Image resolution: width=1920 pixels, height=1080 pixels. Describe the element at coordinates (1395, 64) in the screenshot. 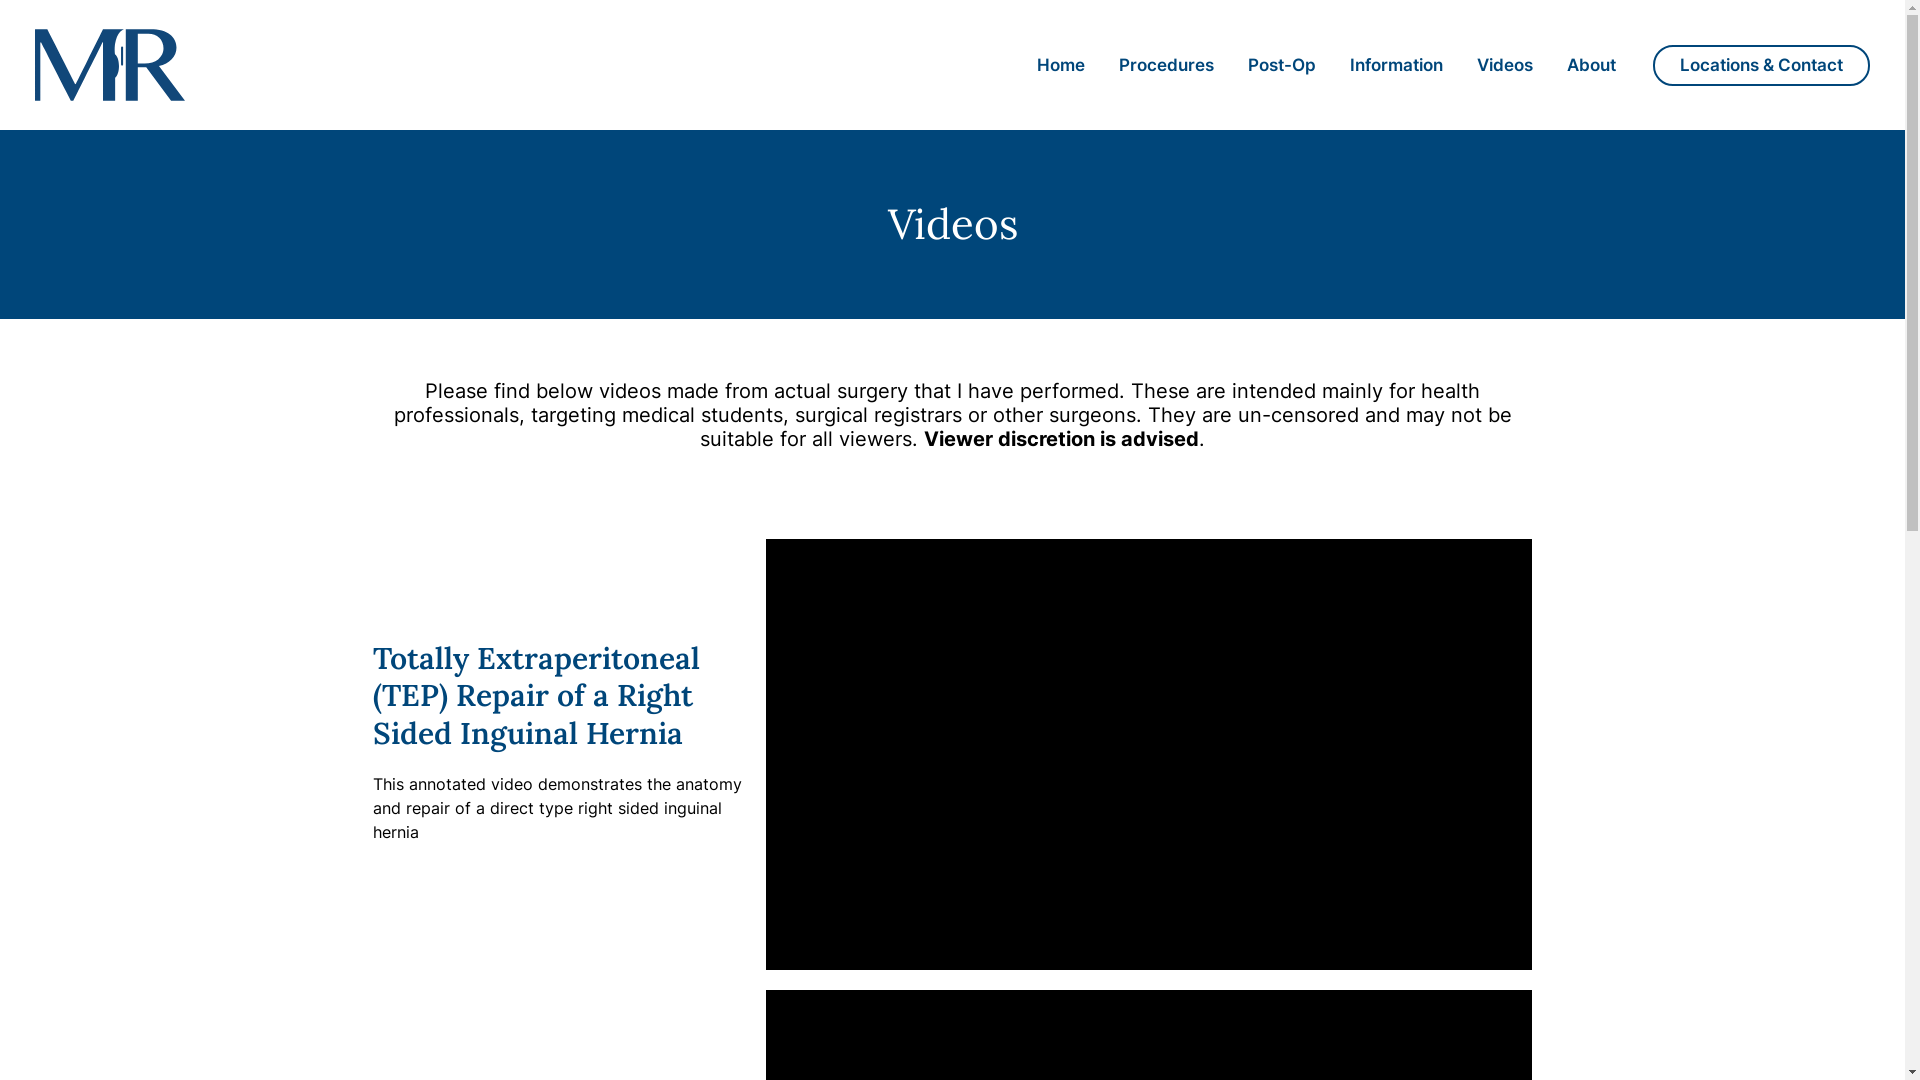

I see `'Information'` at that location.